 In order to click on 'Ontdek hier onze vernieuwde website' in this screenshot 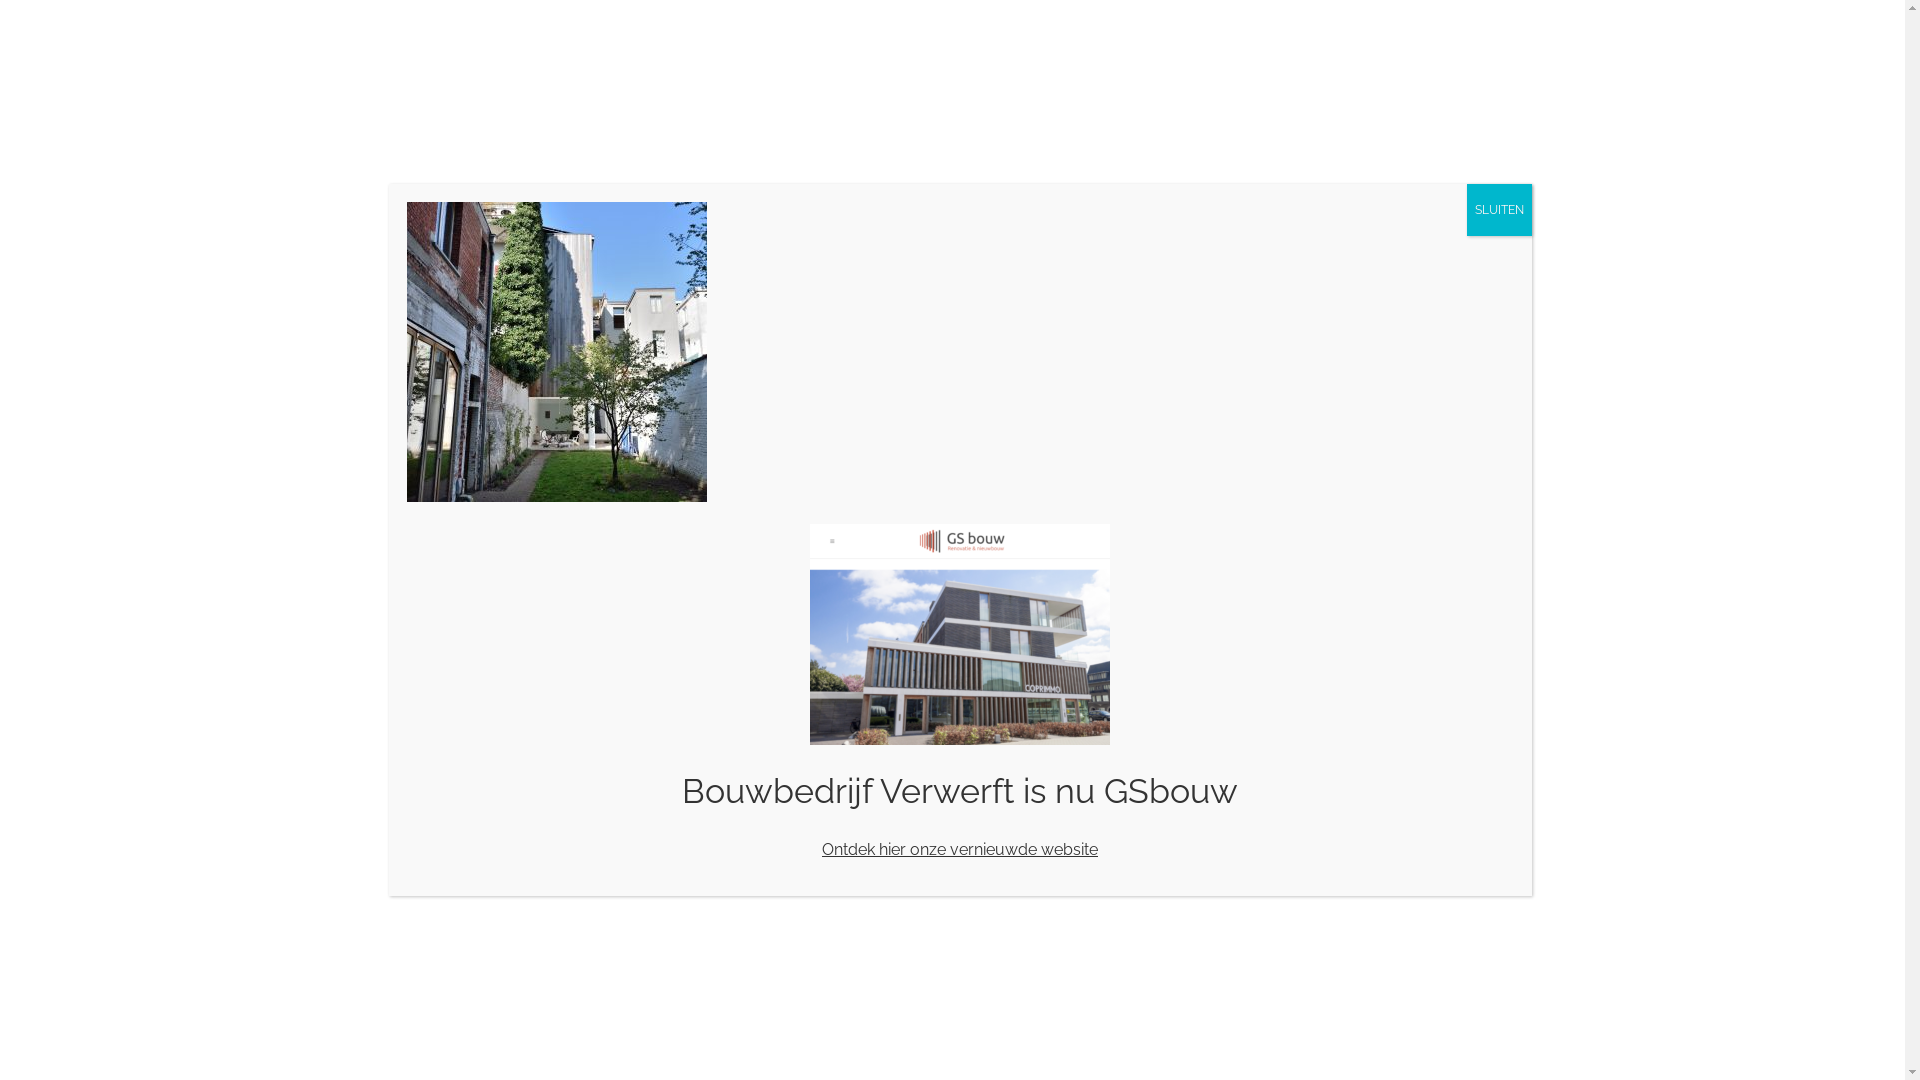, I will do `click(960, 849)`.